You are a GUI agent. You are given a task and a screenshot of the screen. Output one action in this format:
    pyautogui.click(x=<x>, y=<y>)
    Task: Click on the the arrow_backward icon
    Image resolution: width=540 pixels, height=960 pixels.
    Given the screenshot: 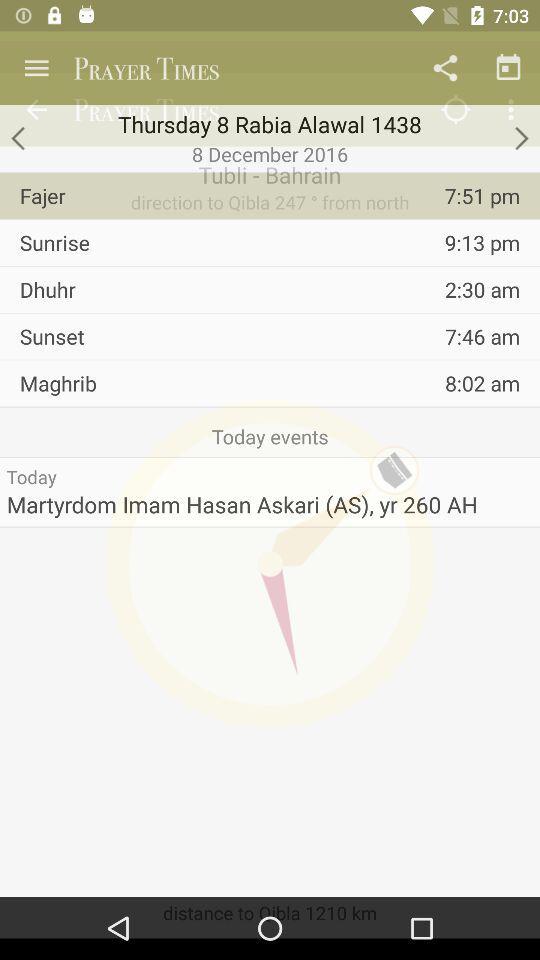 What is the action you would take?
    pyautogui.click(x=18, y=137)
    